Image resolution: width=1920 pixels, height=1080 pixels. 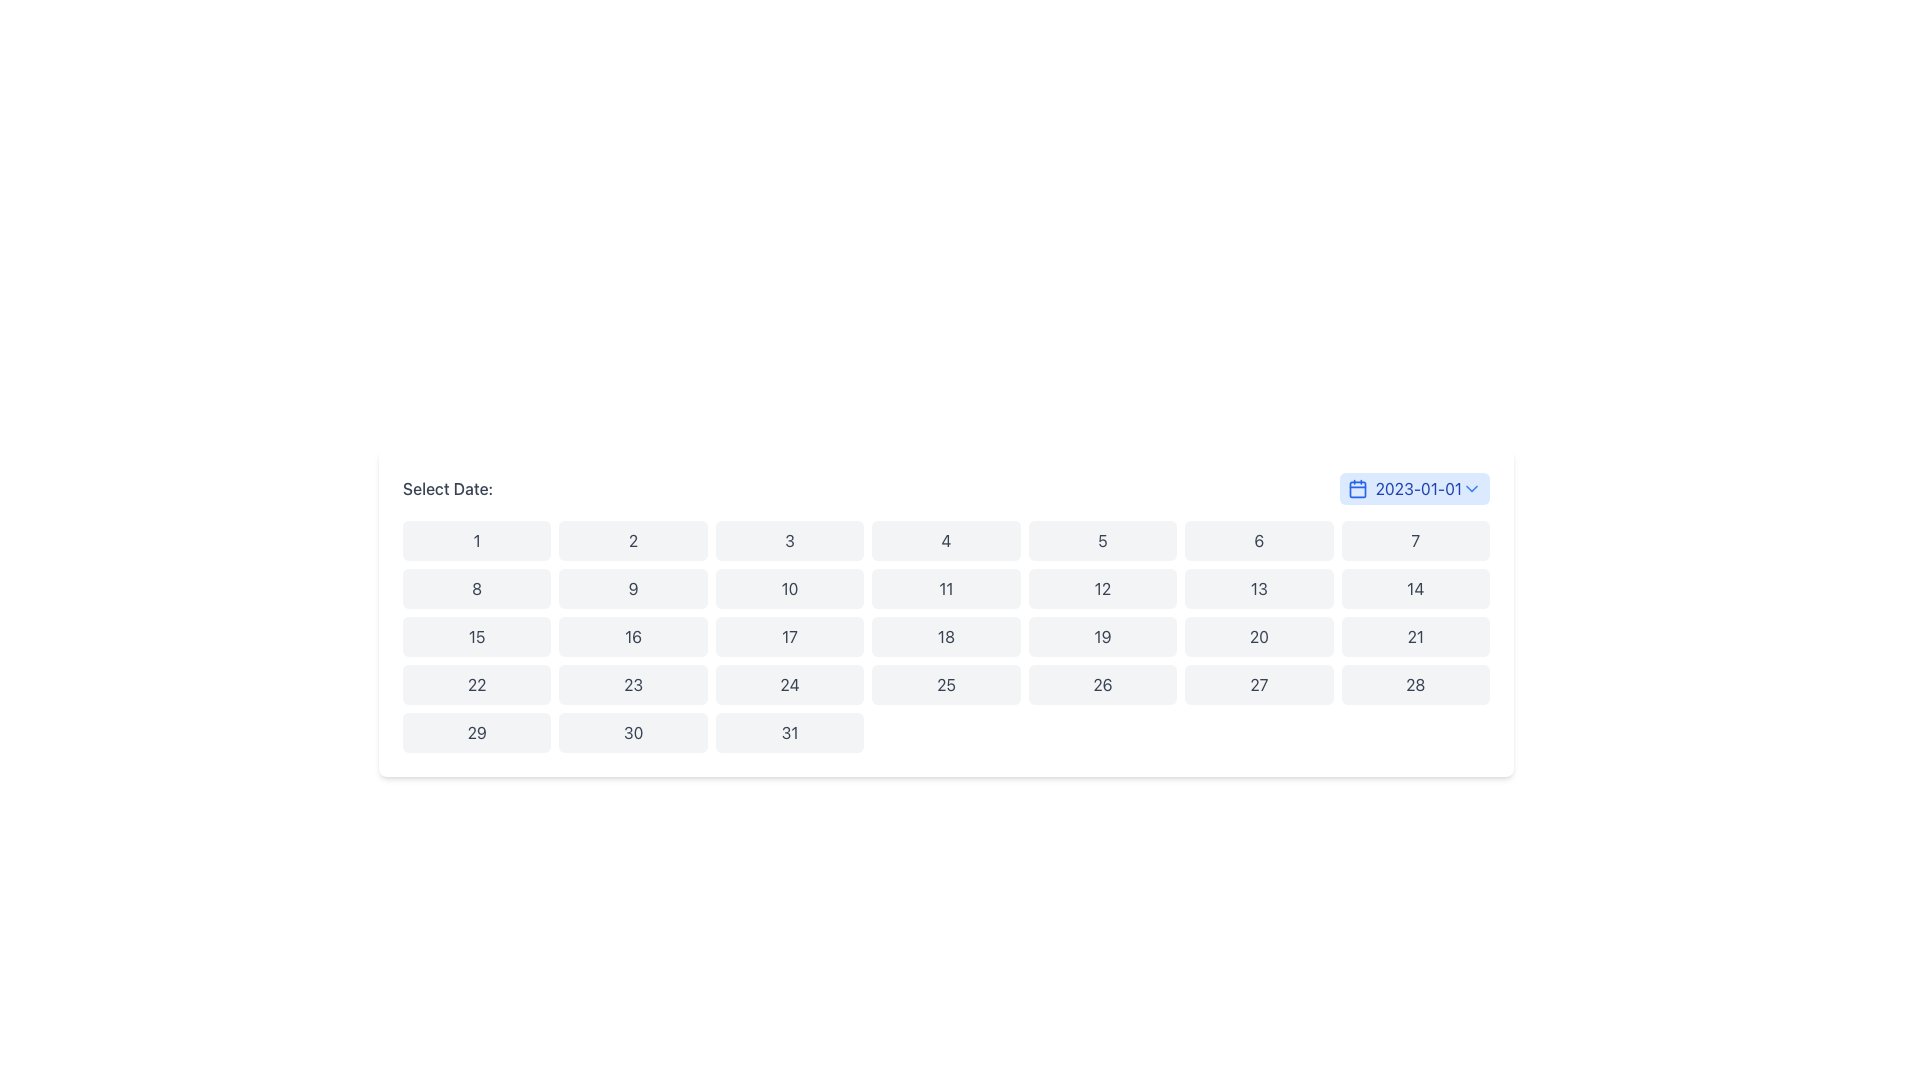 I want to click on the button labeled '12' in the calendar grid, located in the second row and sixth column, adjacent to buttons '11' and '13', so click(x=1101, y=588).